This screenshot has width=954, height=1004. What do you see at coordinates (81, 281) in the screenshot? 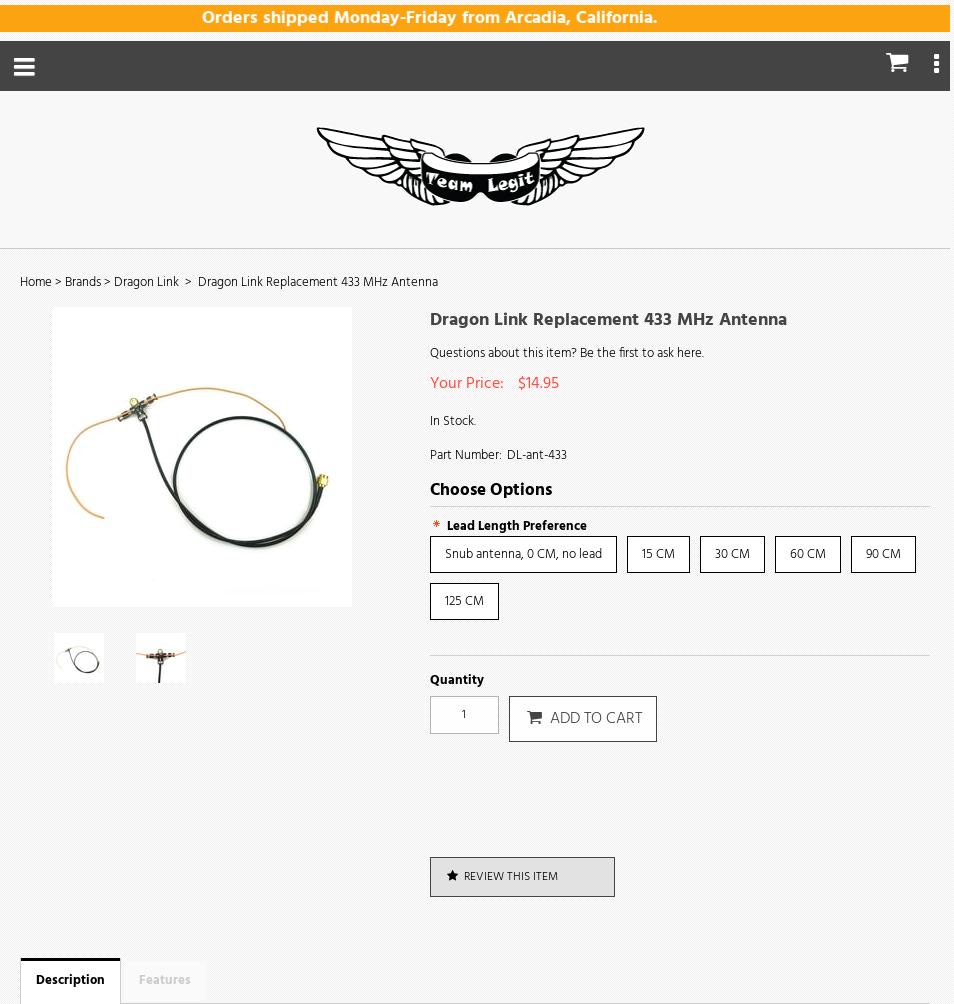
I see `'Brands'` at bounding box center [81, 281].